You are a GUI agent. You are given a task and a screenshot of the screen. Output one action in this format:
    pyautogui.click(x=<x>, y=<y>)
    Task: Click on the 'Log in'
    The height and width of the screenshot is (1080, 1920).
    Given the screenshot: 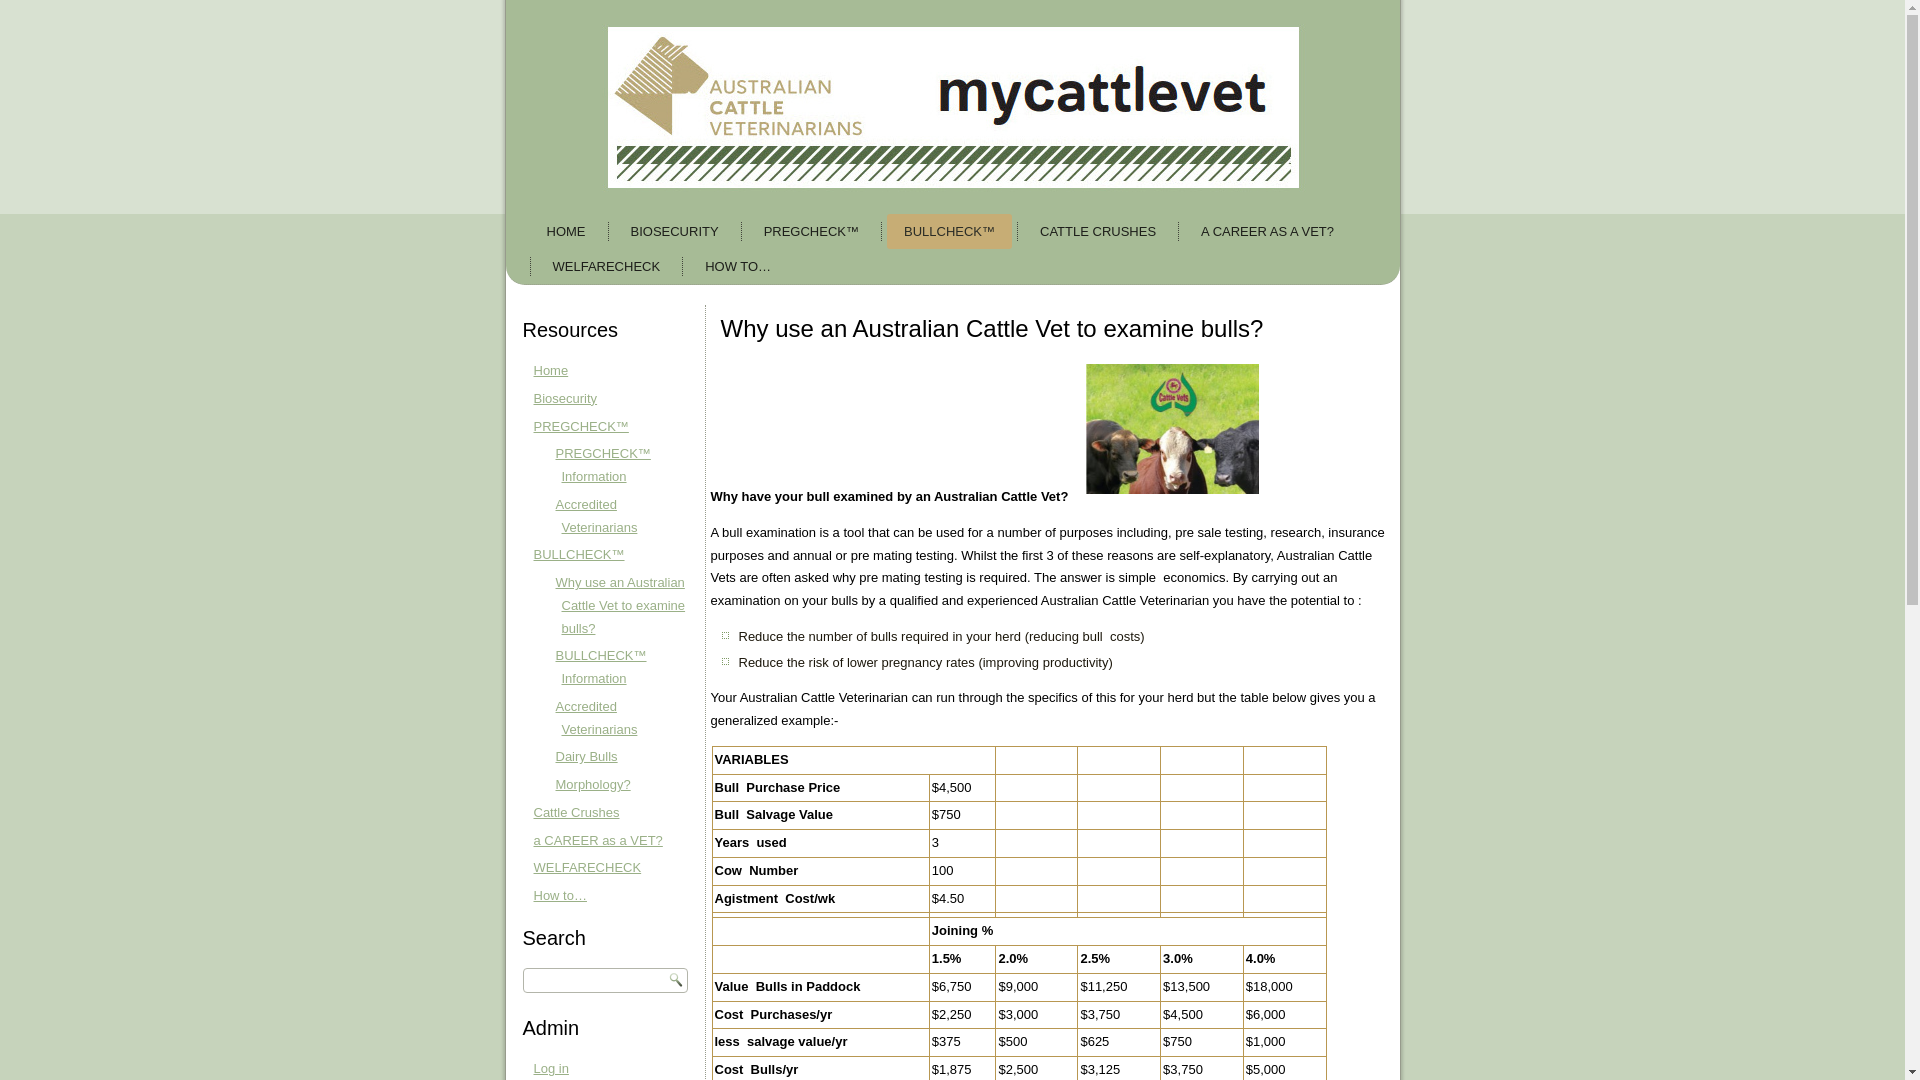 What is the action you would take?
    pyautogui.click(x=551, y=1067)
    